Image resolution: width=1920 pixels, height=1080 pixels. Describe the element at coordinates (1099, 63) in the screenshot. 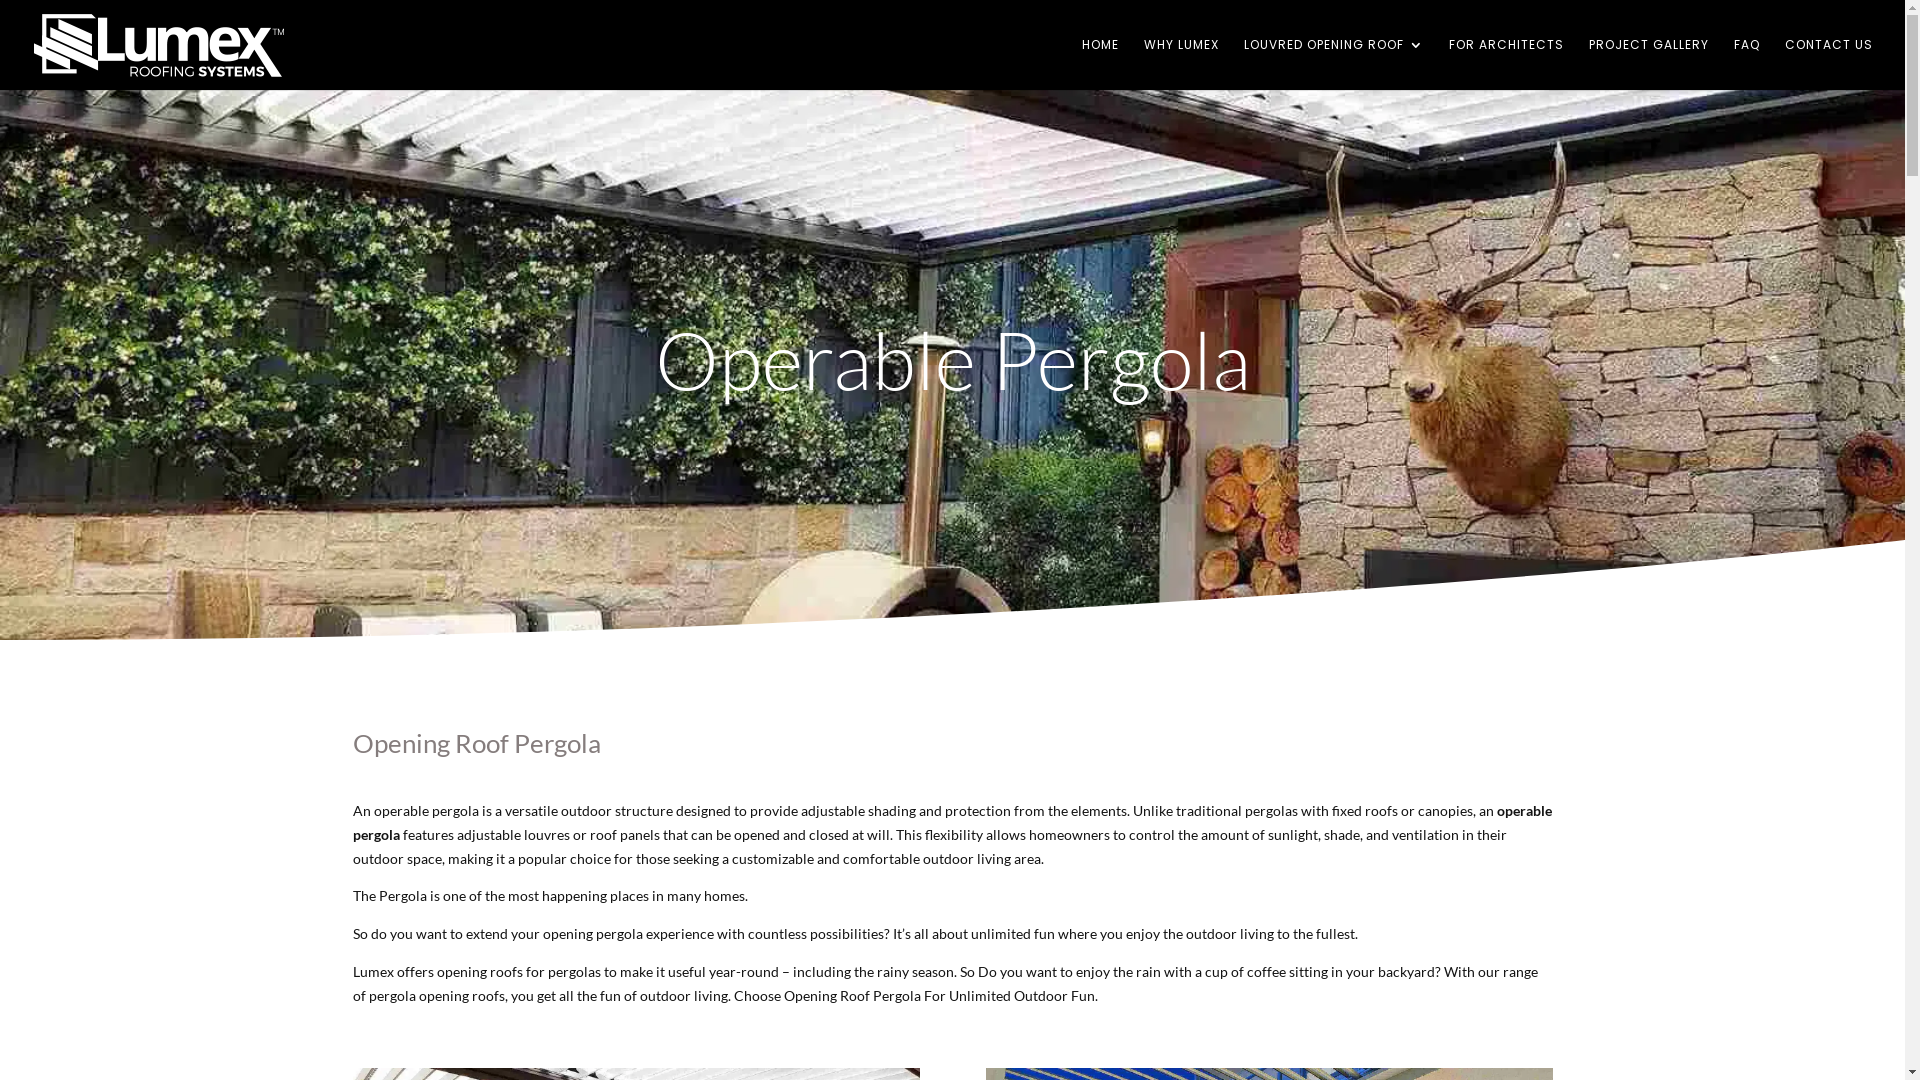

I see `'HOME'` at that location.